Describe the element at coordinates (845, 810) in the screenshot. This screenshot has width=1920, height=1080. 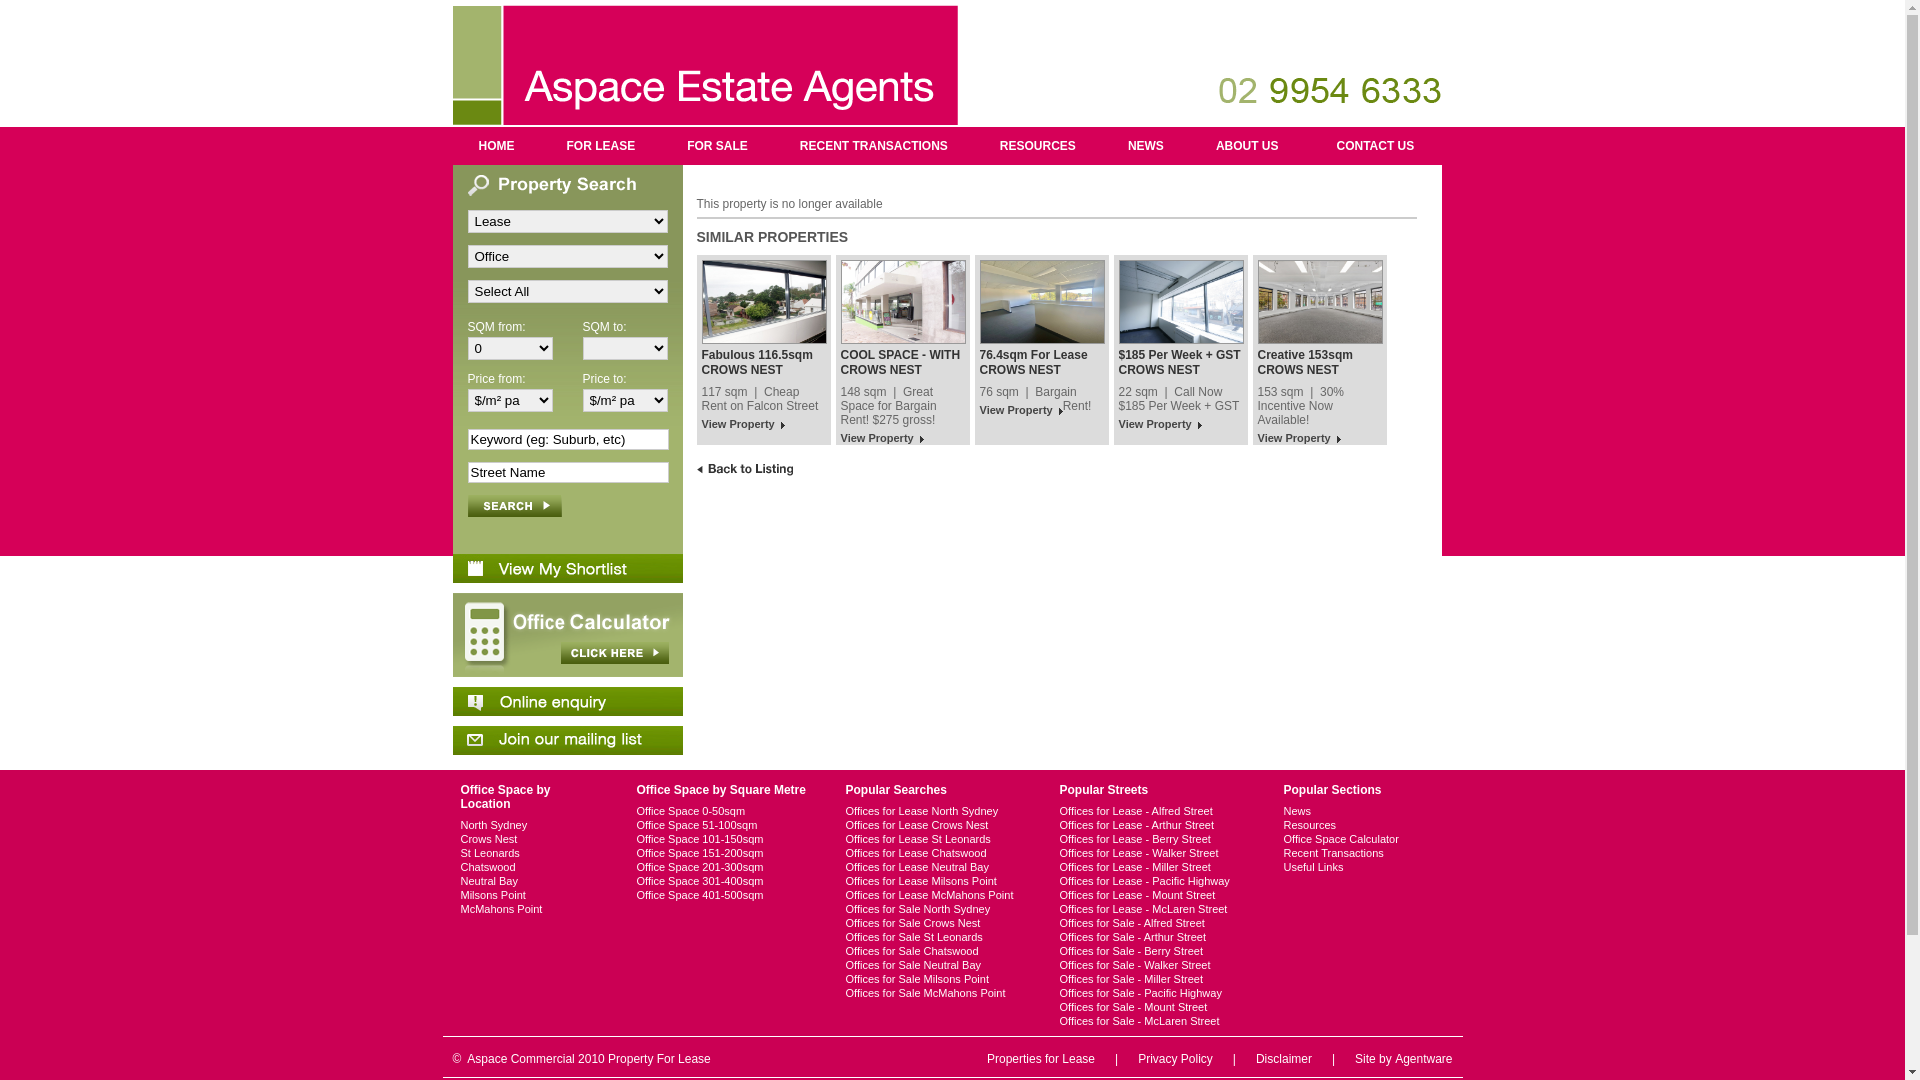
I see `'Offices for Lease North Sydney'` at that location.